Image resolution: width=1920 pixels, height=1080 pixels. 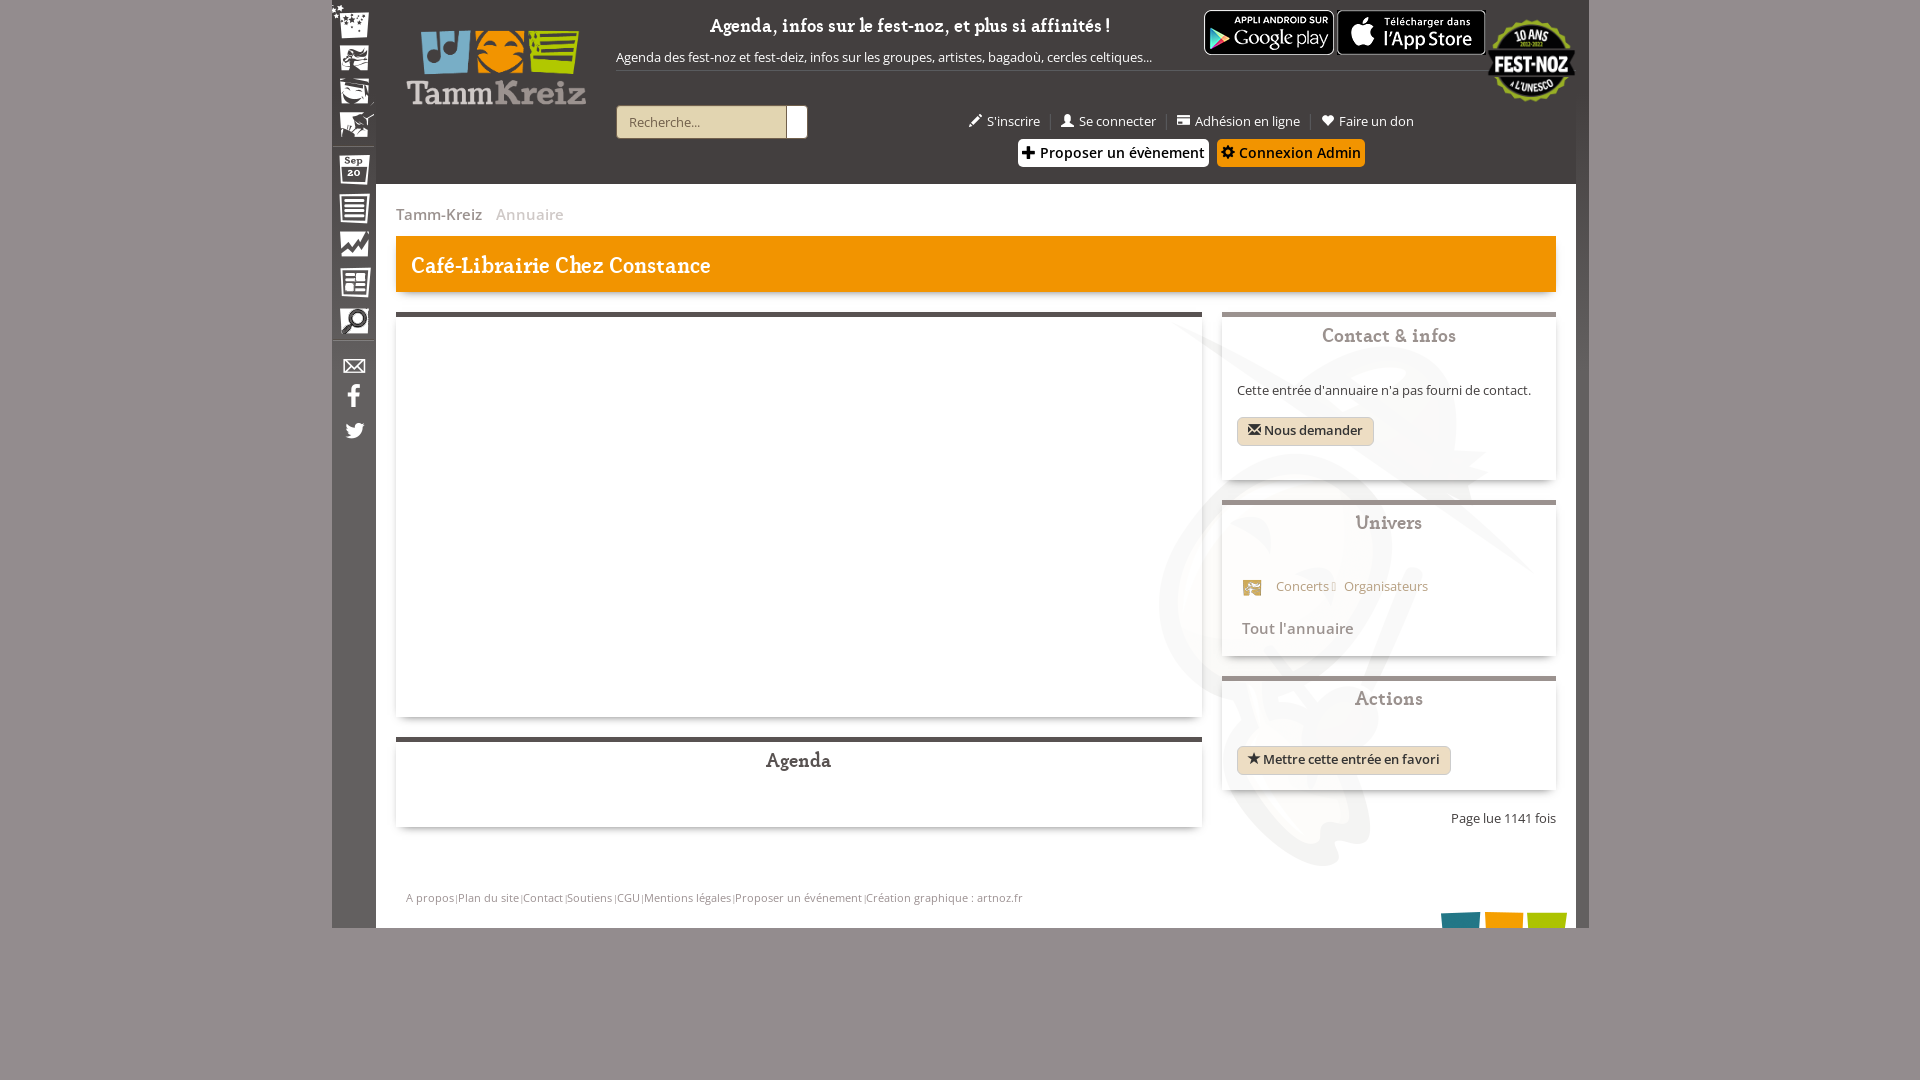 I want to click on 'Plan du site', so click(x=488, y=896).